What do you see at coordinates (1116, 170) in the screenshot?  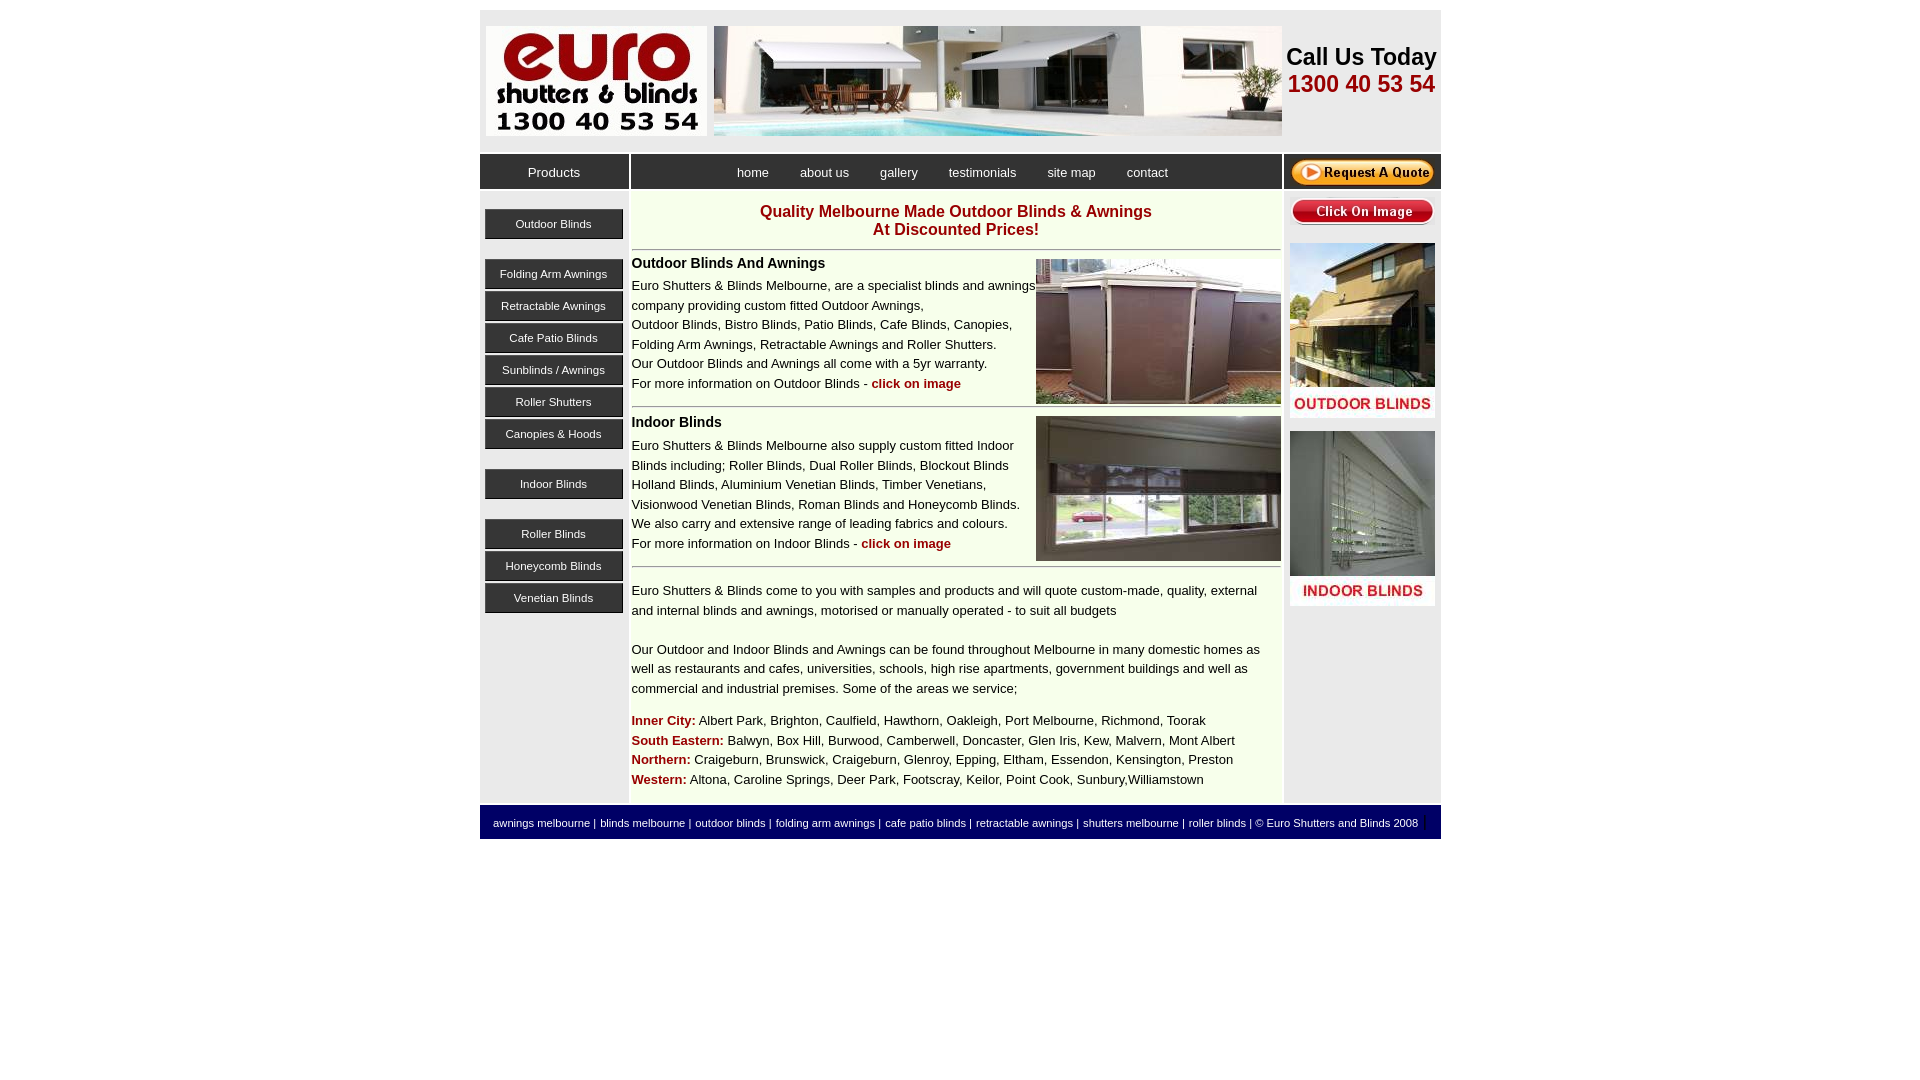 I see `'contact'` at bounding box center [1116, 170].